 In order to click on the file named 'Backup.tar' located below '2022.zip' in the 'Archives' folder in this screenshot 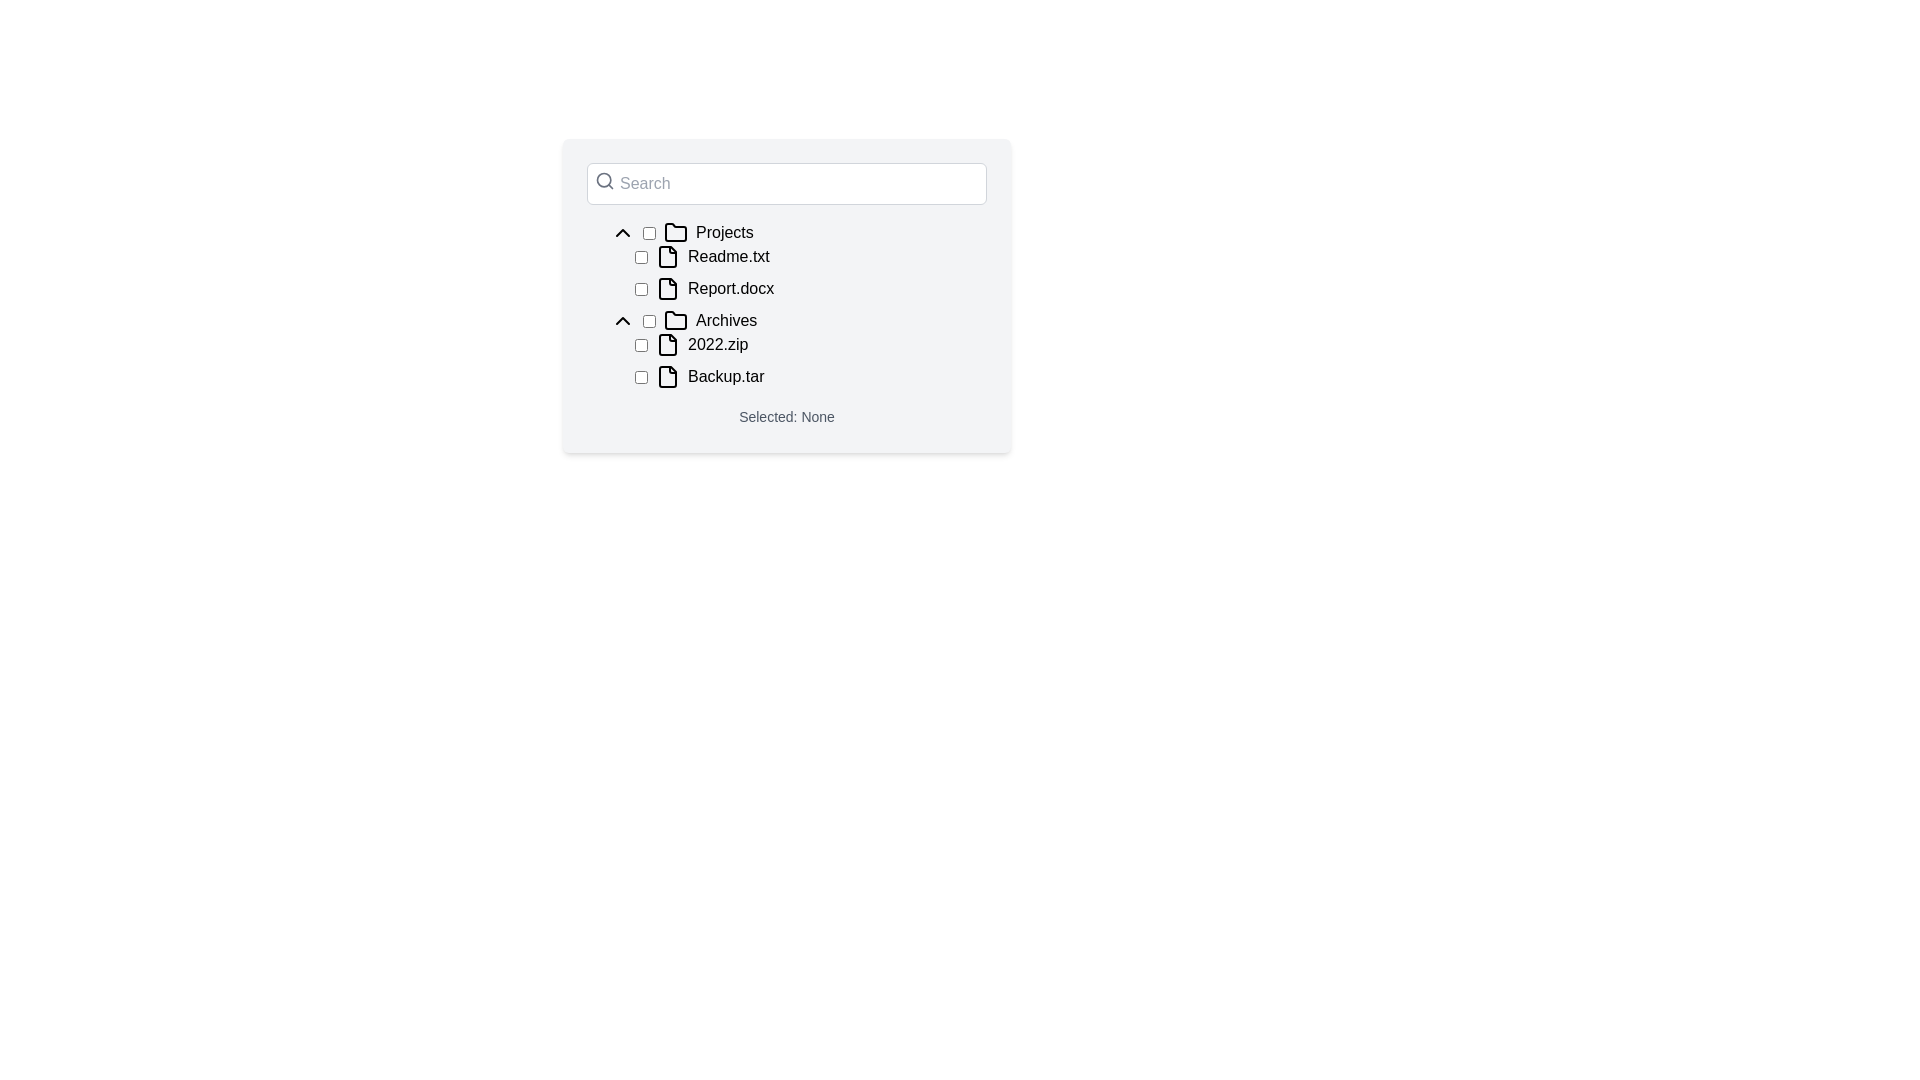, I will do `click(811, 377)`.